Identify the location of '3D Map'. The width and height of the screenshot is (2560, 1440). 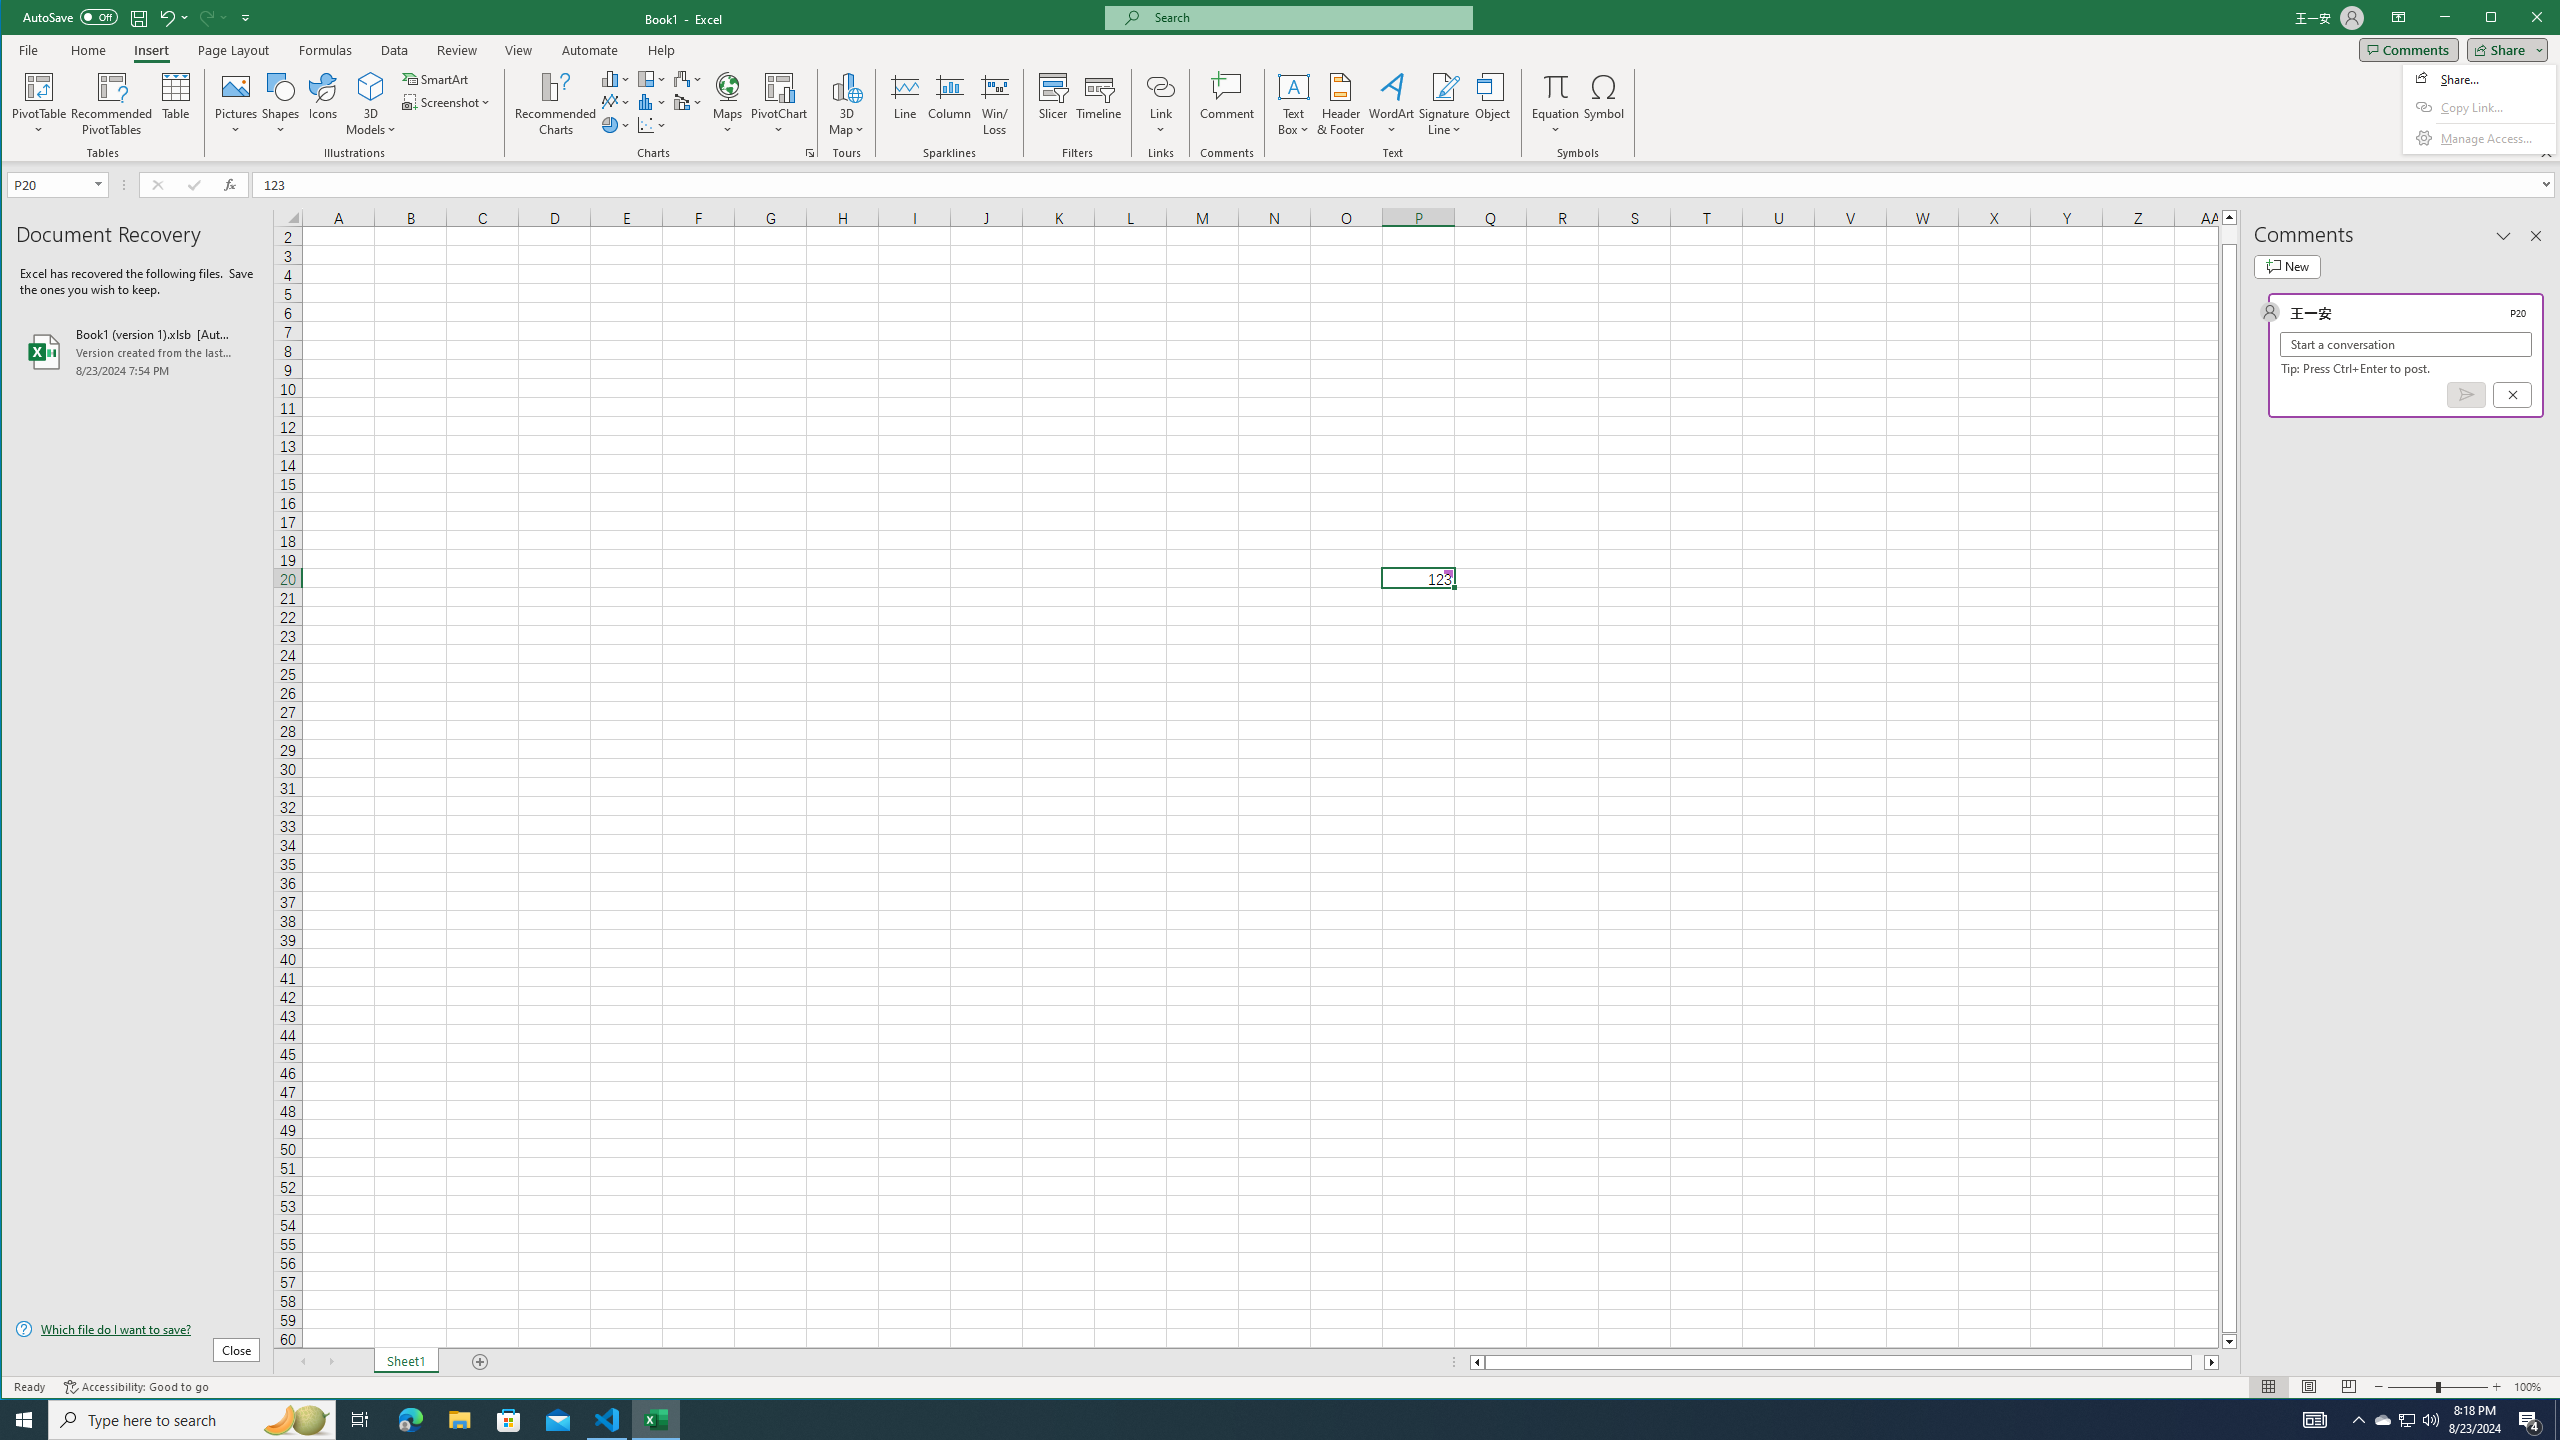
(847, 85).